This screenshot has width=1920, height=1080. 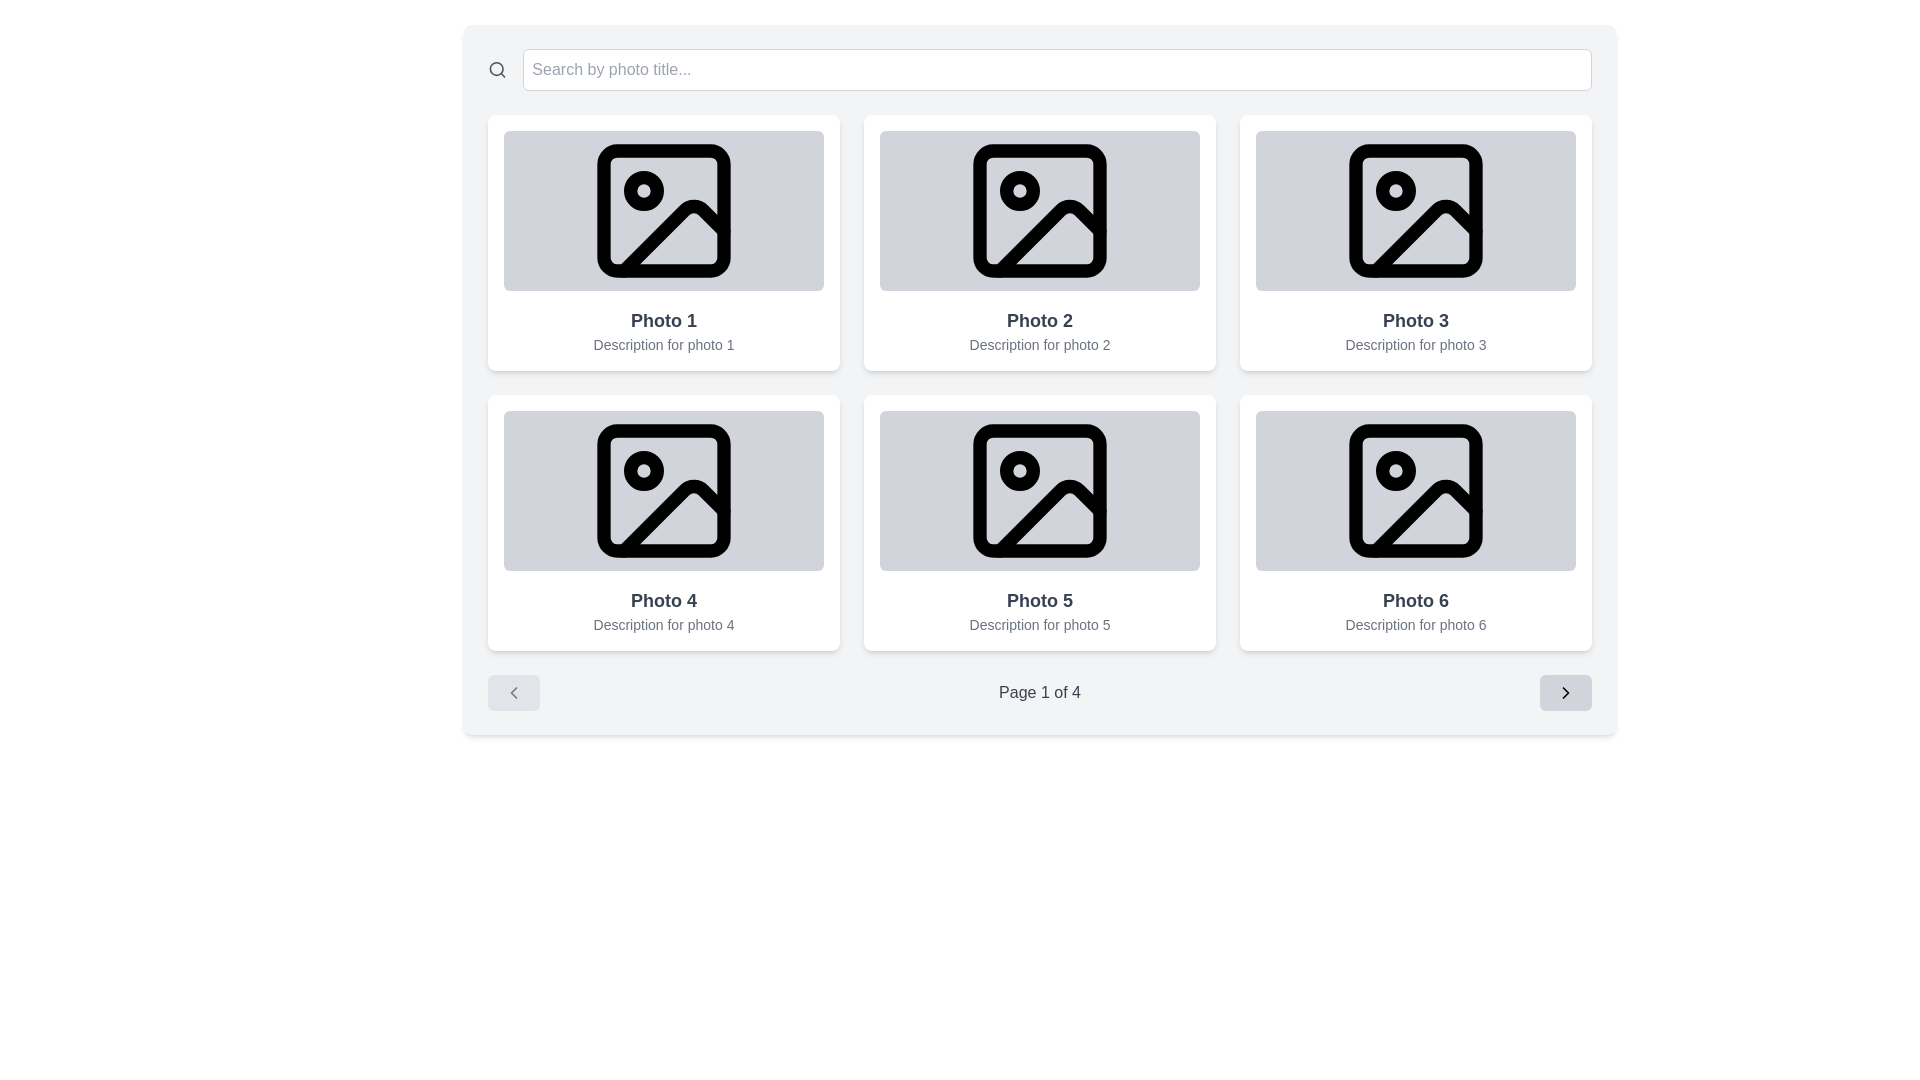 I want to click on the image placeholder representing 'Photo 5' with the description 'Description for photo 5' located in the grid's second row, center column, so click(x=1040, y=490).